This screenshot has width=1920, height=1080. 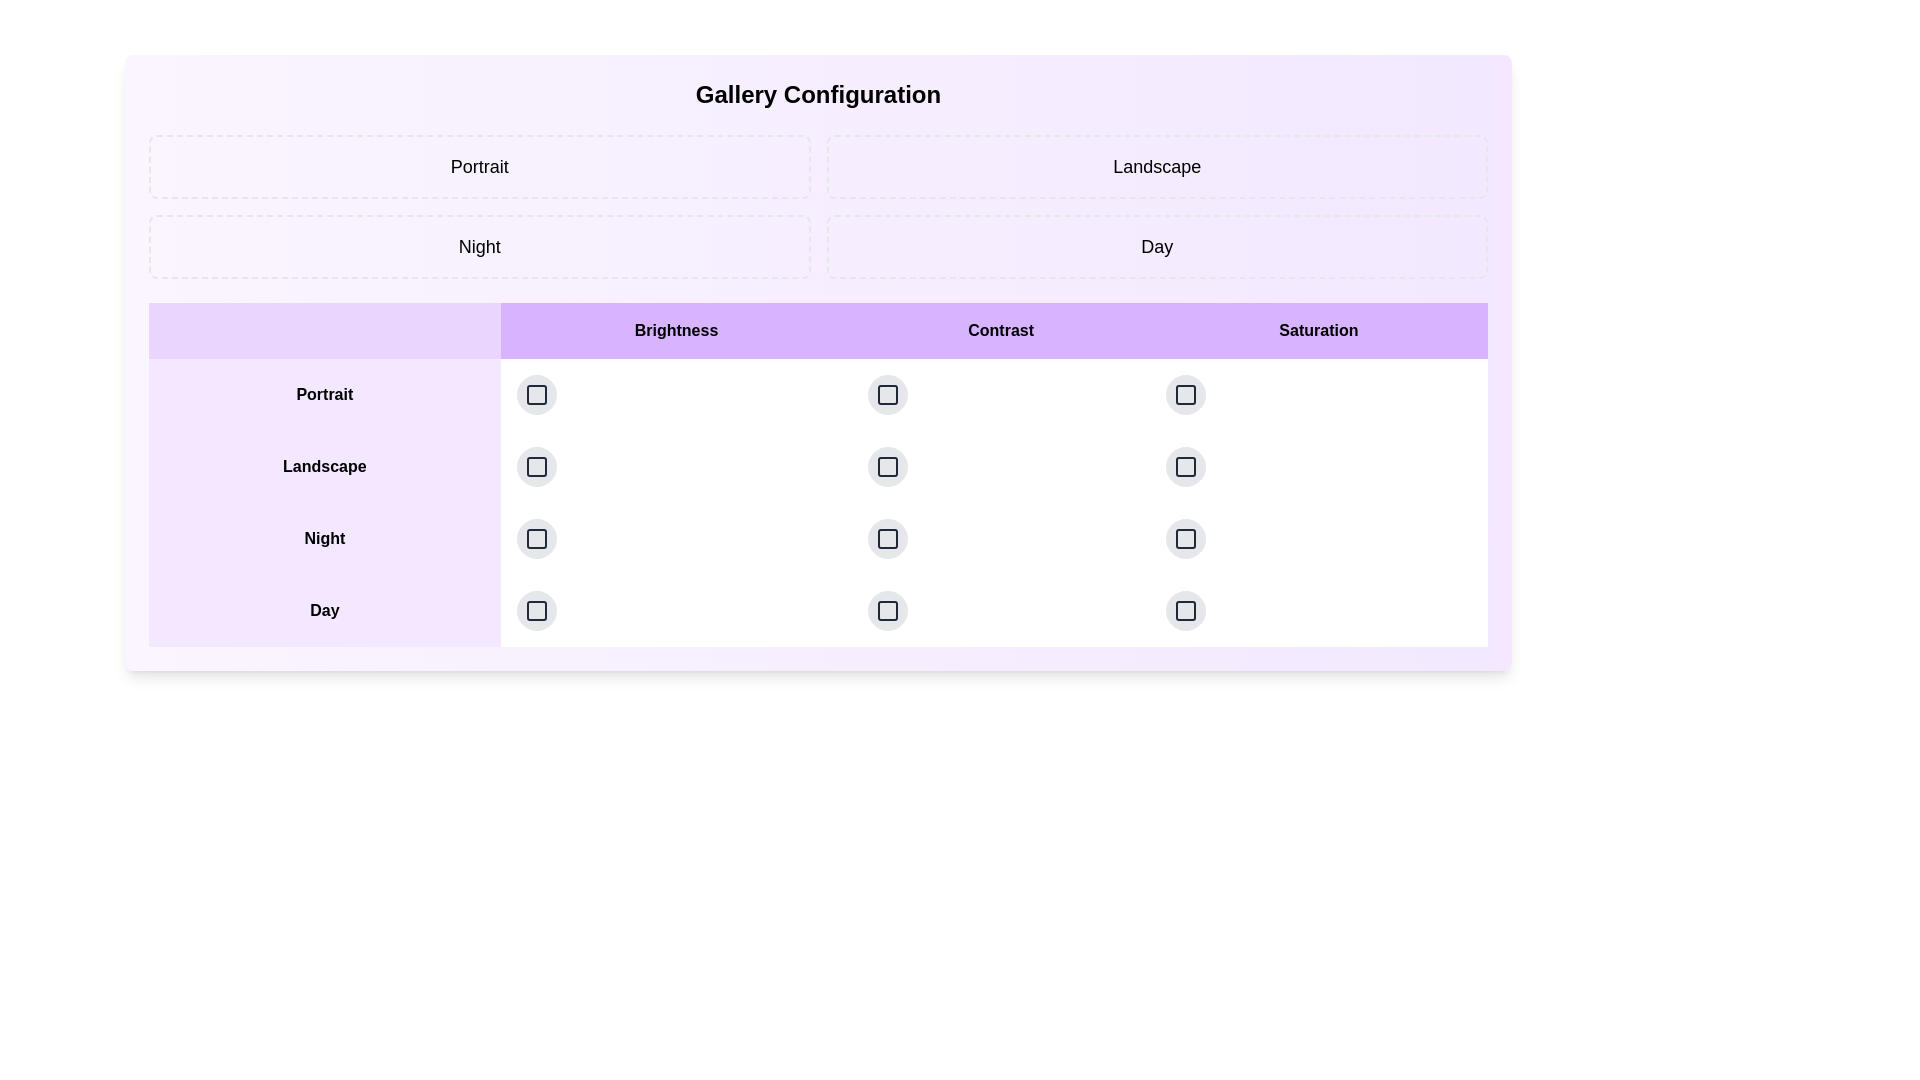 What do you see at coordinates (478, 245) in the screenshot?
I see `the text label reading 'Night', which is styled with a bold font and is larger than the surrounding text, located under the 'Gallery Configuration' section` at bounding box center [478, 245].